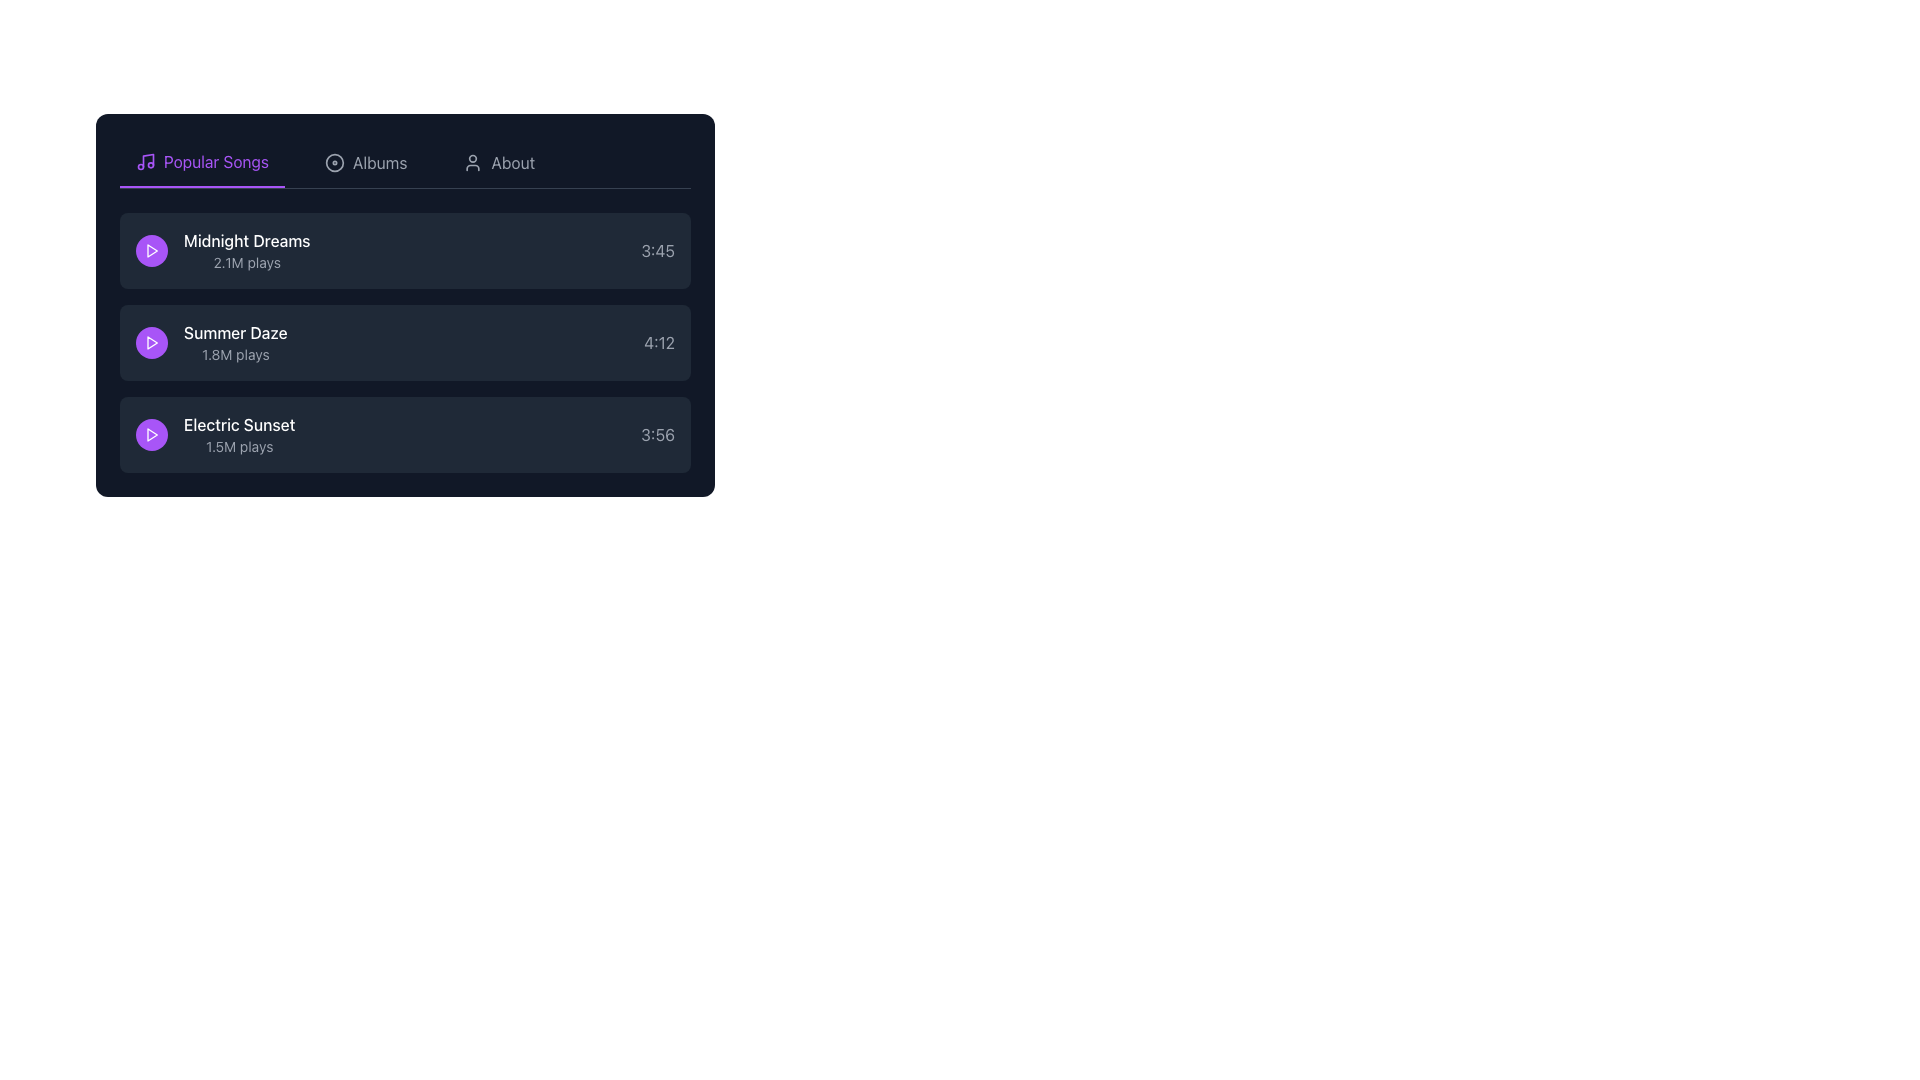 The width and height of the screenshot is (1920, 1080). What do you see at coordinates (404, 249) in the screenshot?
I see `the list item 'Midnight Dreams' with a dark background and light text` at bounding box center [404, 249].